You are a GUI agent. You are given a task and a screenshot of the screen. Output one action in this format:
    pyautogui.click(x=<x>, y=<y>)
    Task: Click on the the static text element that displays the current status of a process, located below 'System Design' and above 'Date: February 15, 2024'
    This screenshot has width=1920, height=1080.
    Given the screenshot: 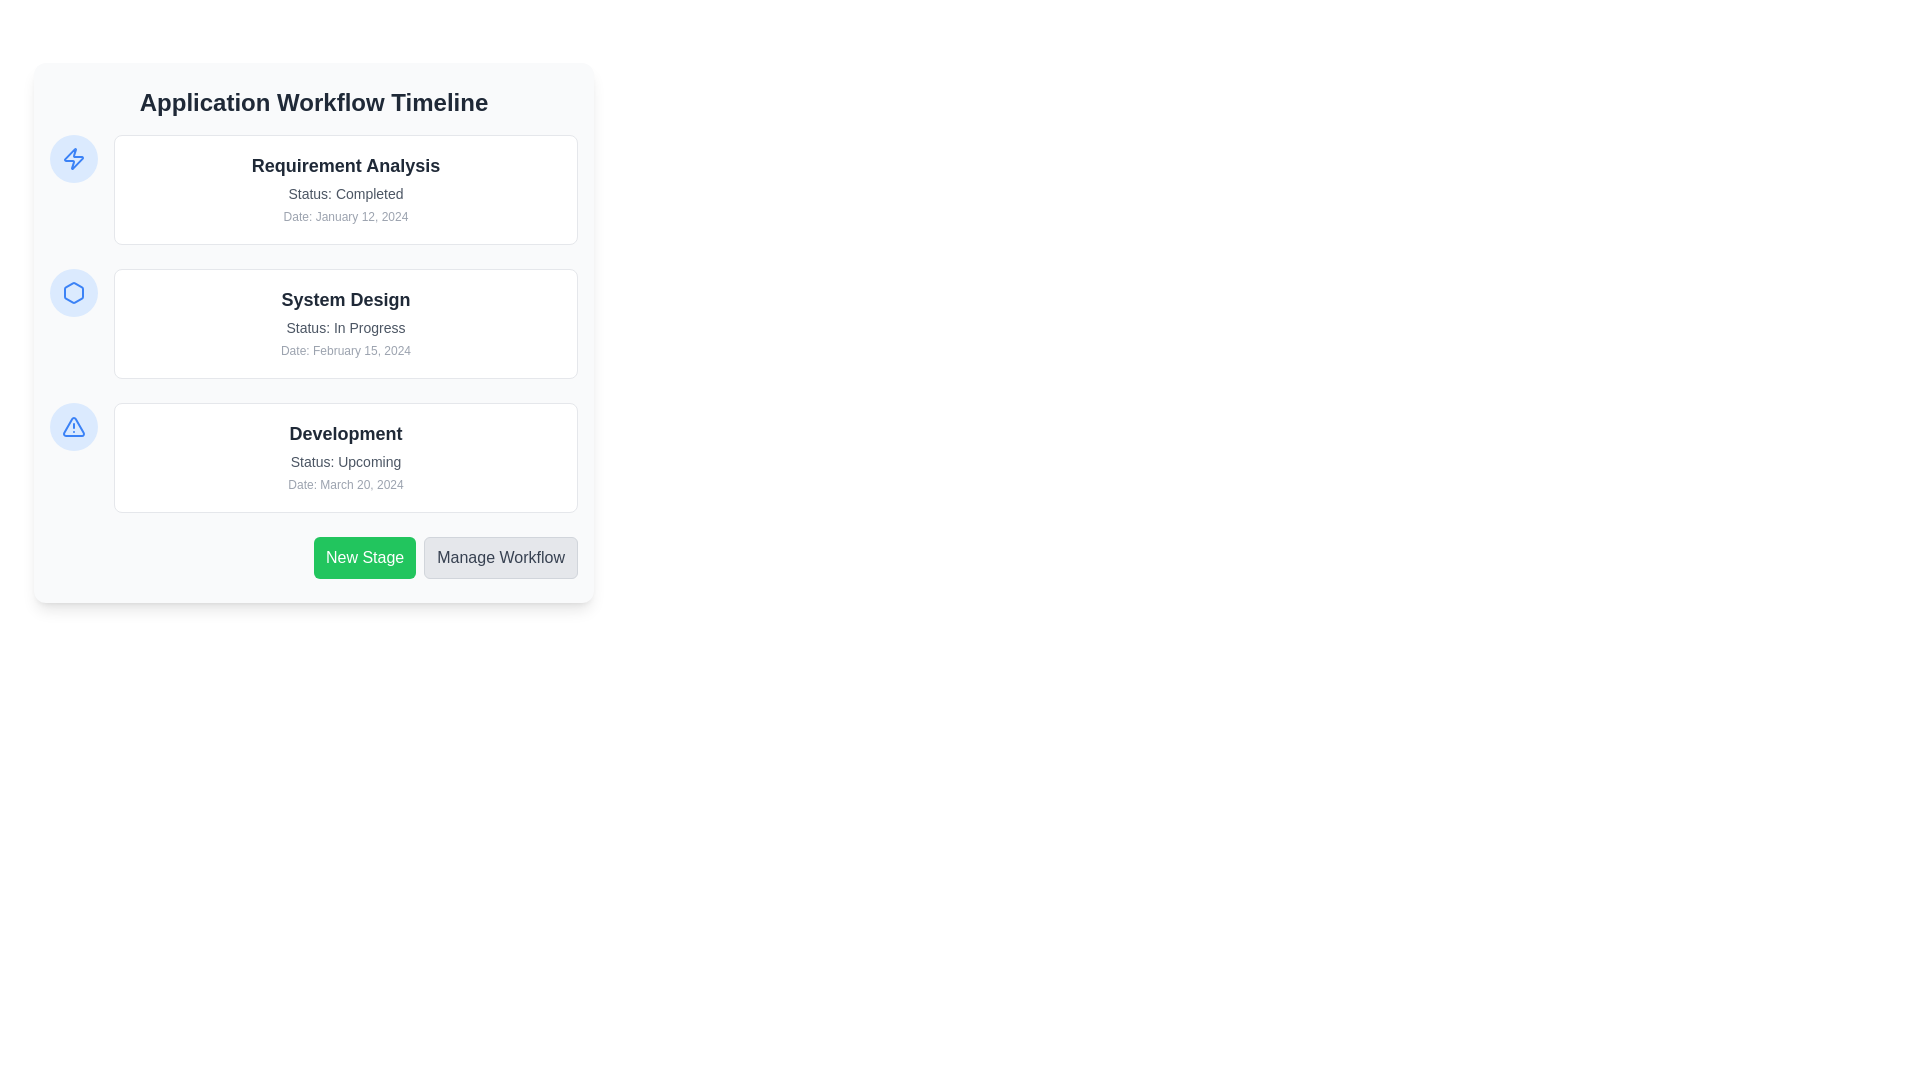 What is the action you would take?
    pyautogui.click(x=345, y=326)
    